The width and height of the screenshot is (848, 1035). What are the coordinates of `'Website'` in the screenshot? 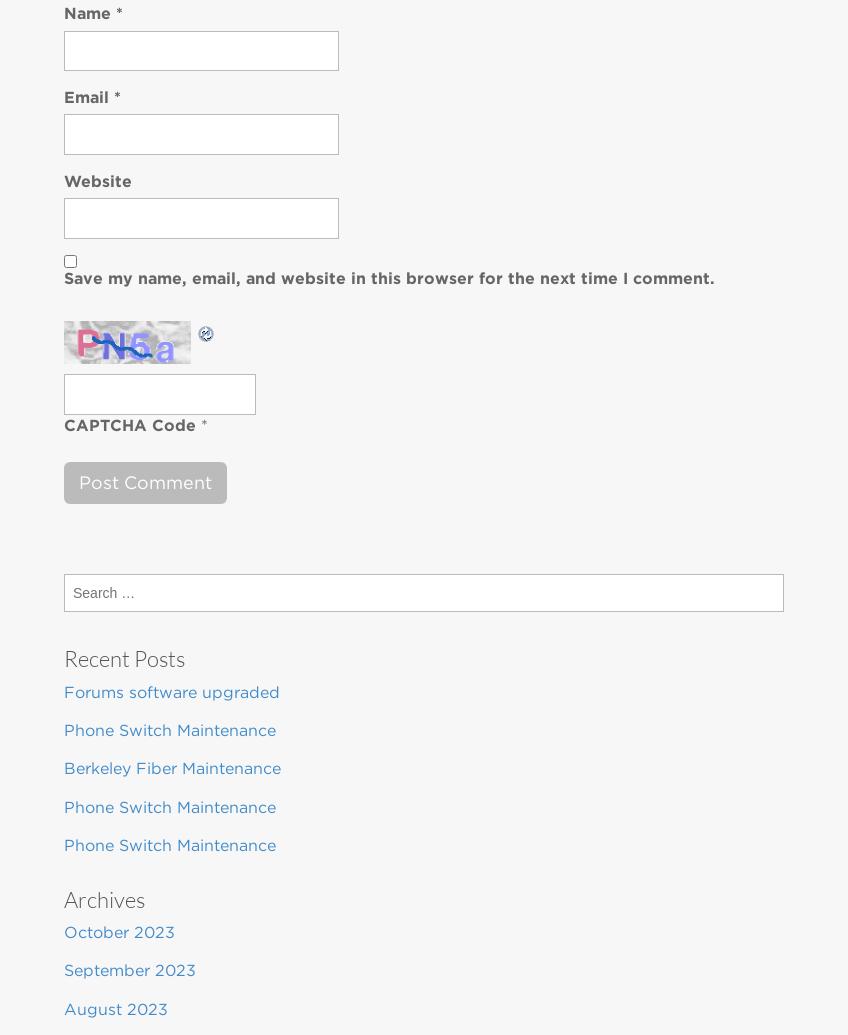 It's located at (98, 180).